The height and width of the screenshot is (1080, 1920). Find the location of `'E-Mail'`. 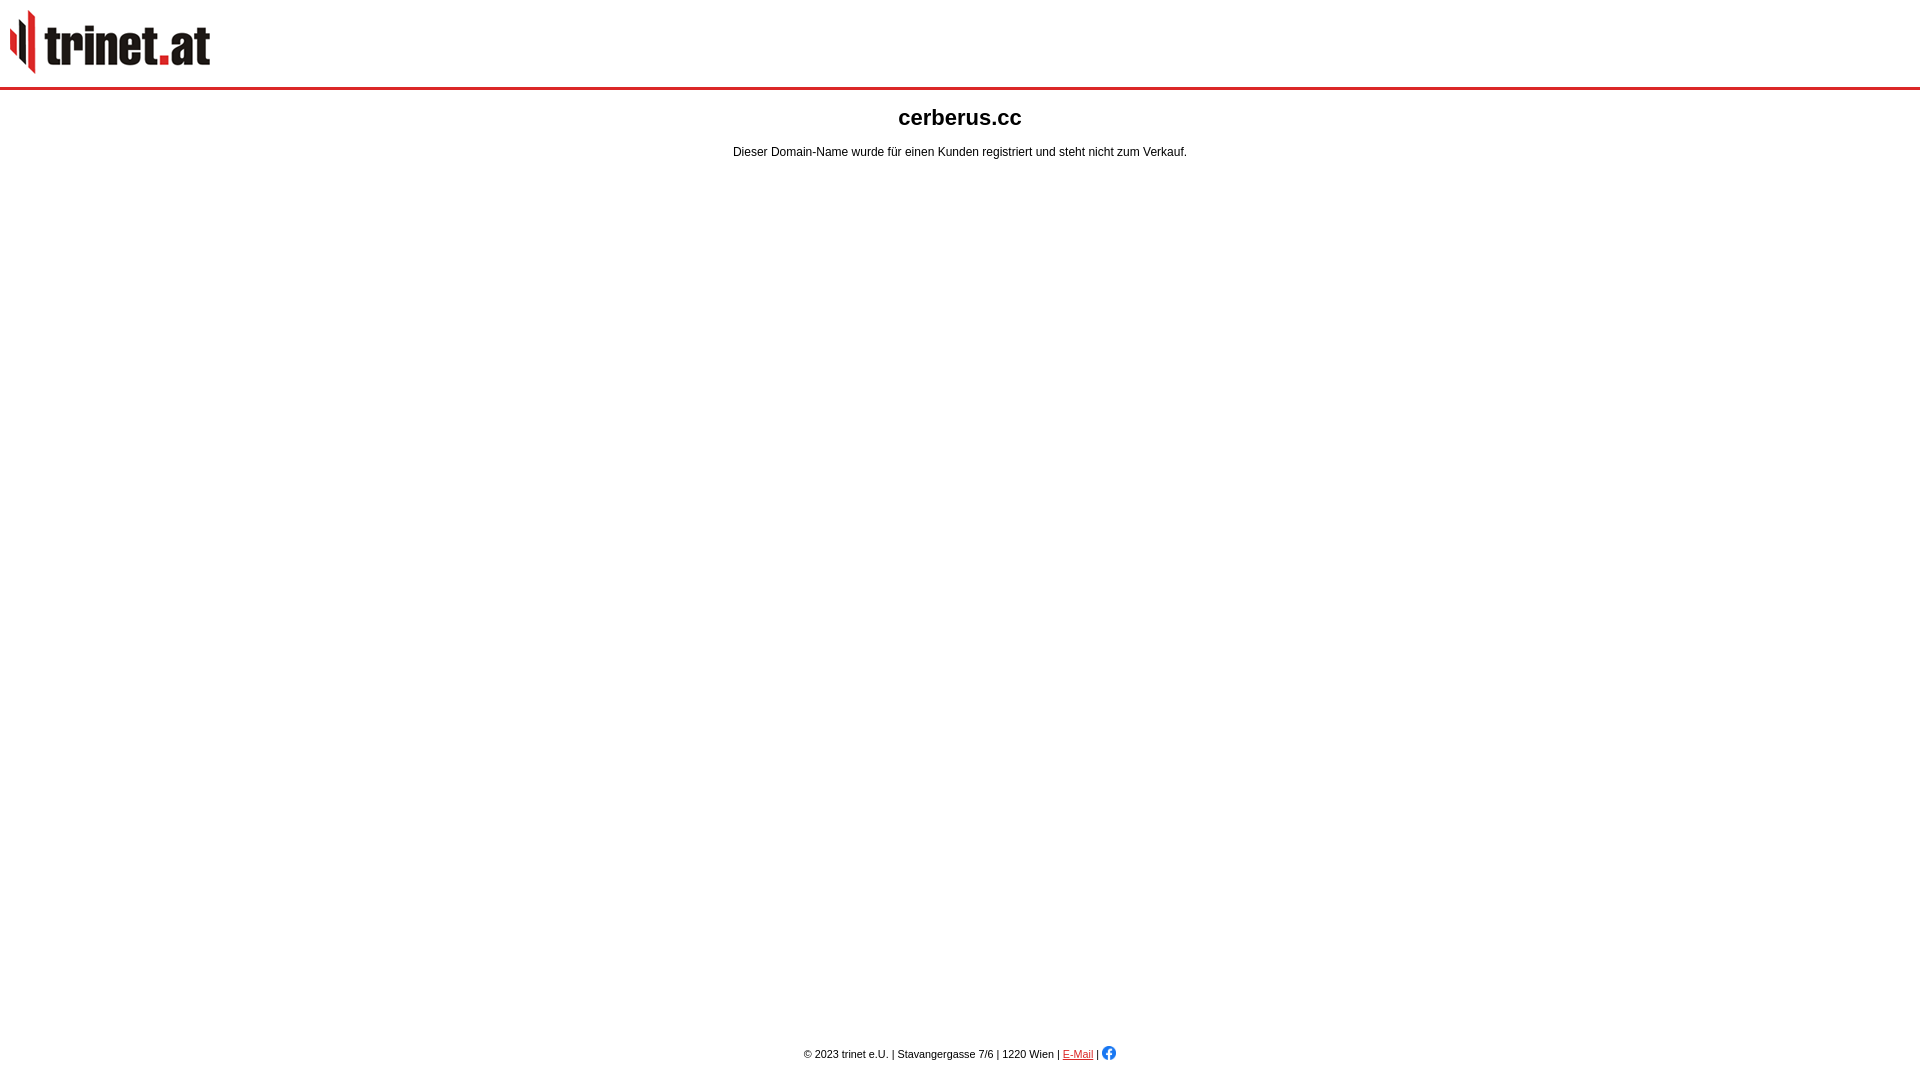

'E-Mail' is located at coordinates (1061, 1052).